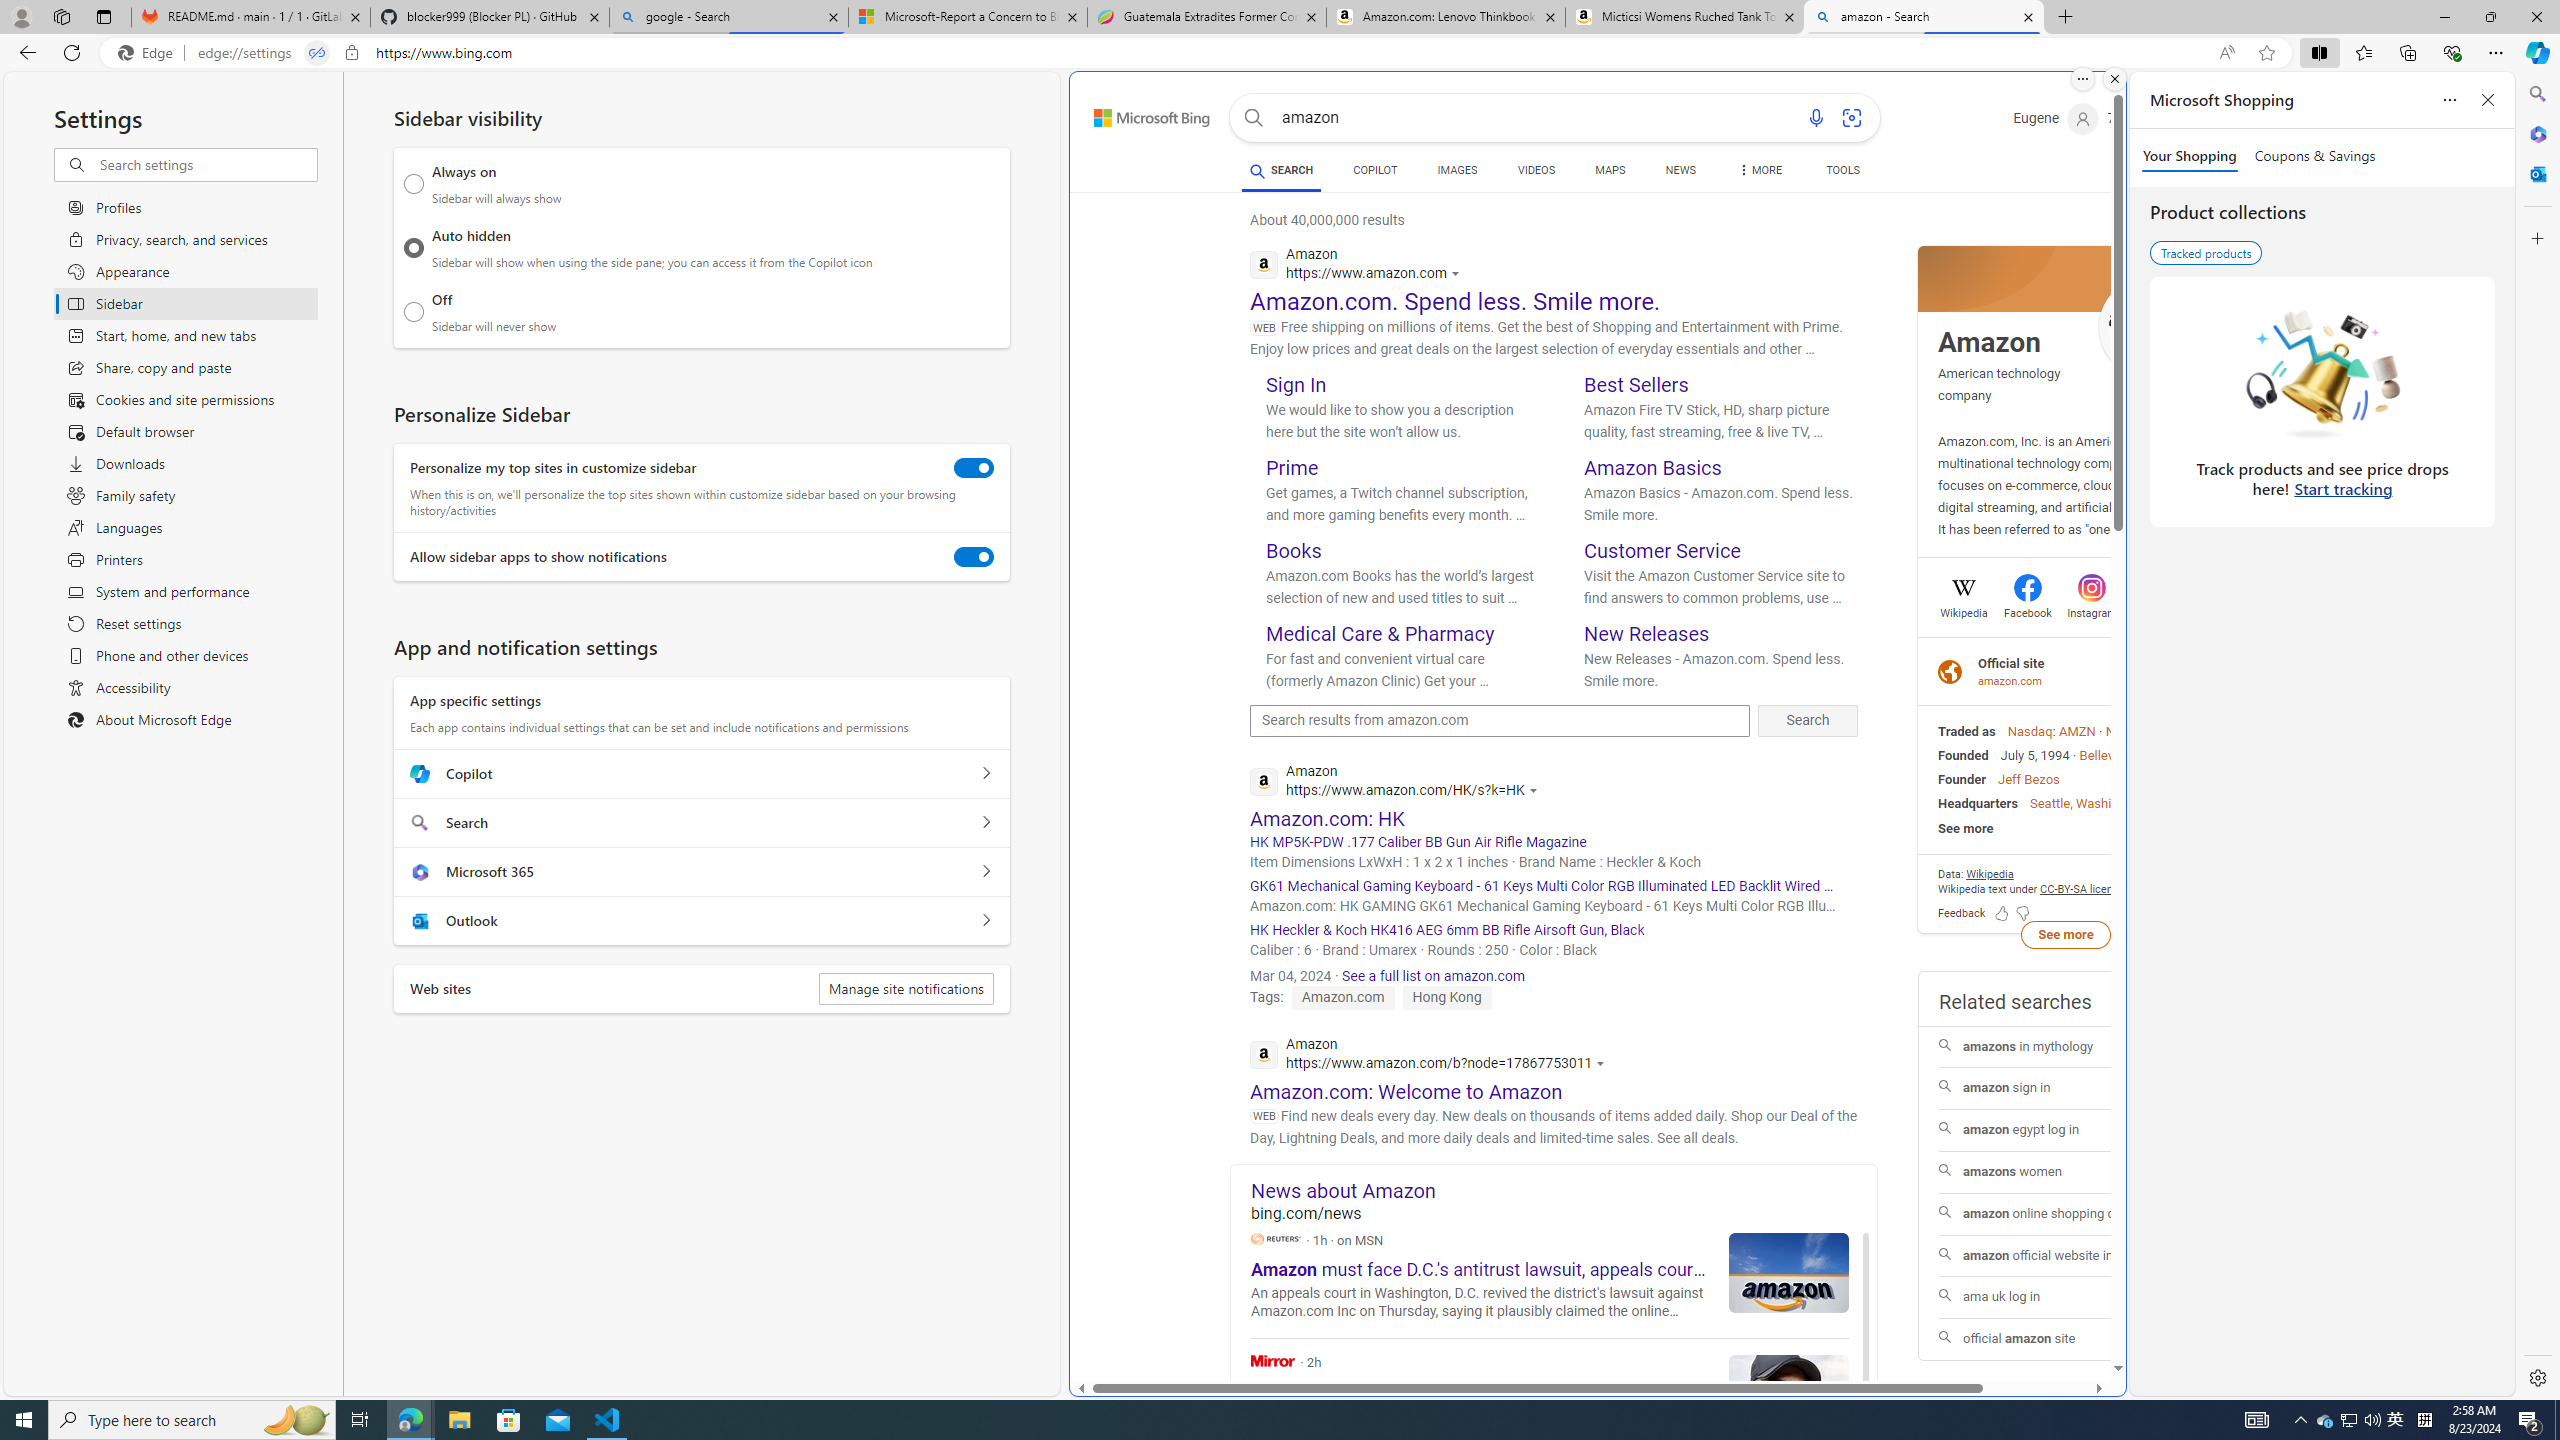  What do you see at coordinates (2064, 1213) in the screenshot?
I see `'amazon online shopping department'` at bounding box center [2064, 1213].